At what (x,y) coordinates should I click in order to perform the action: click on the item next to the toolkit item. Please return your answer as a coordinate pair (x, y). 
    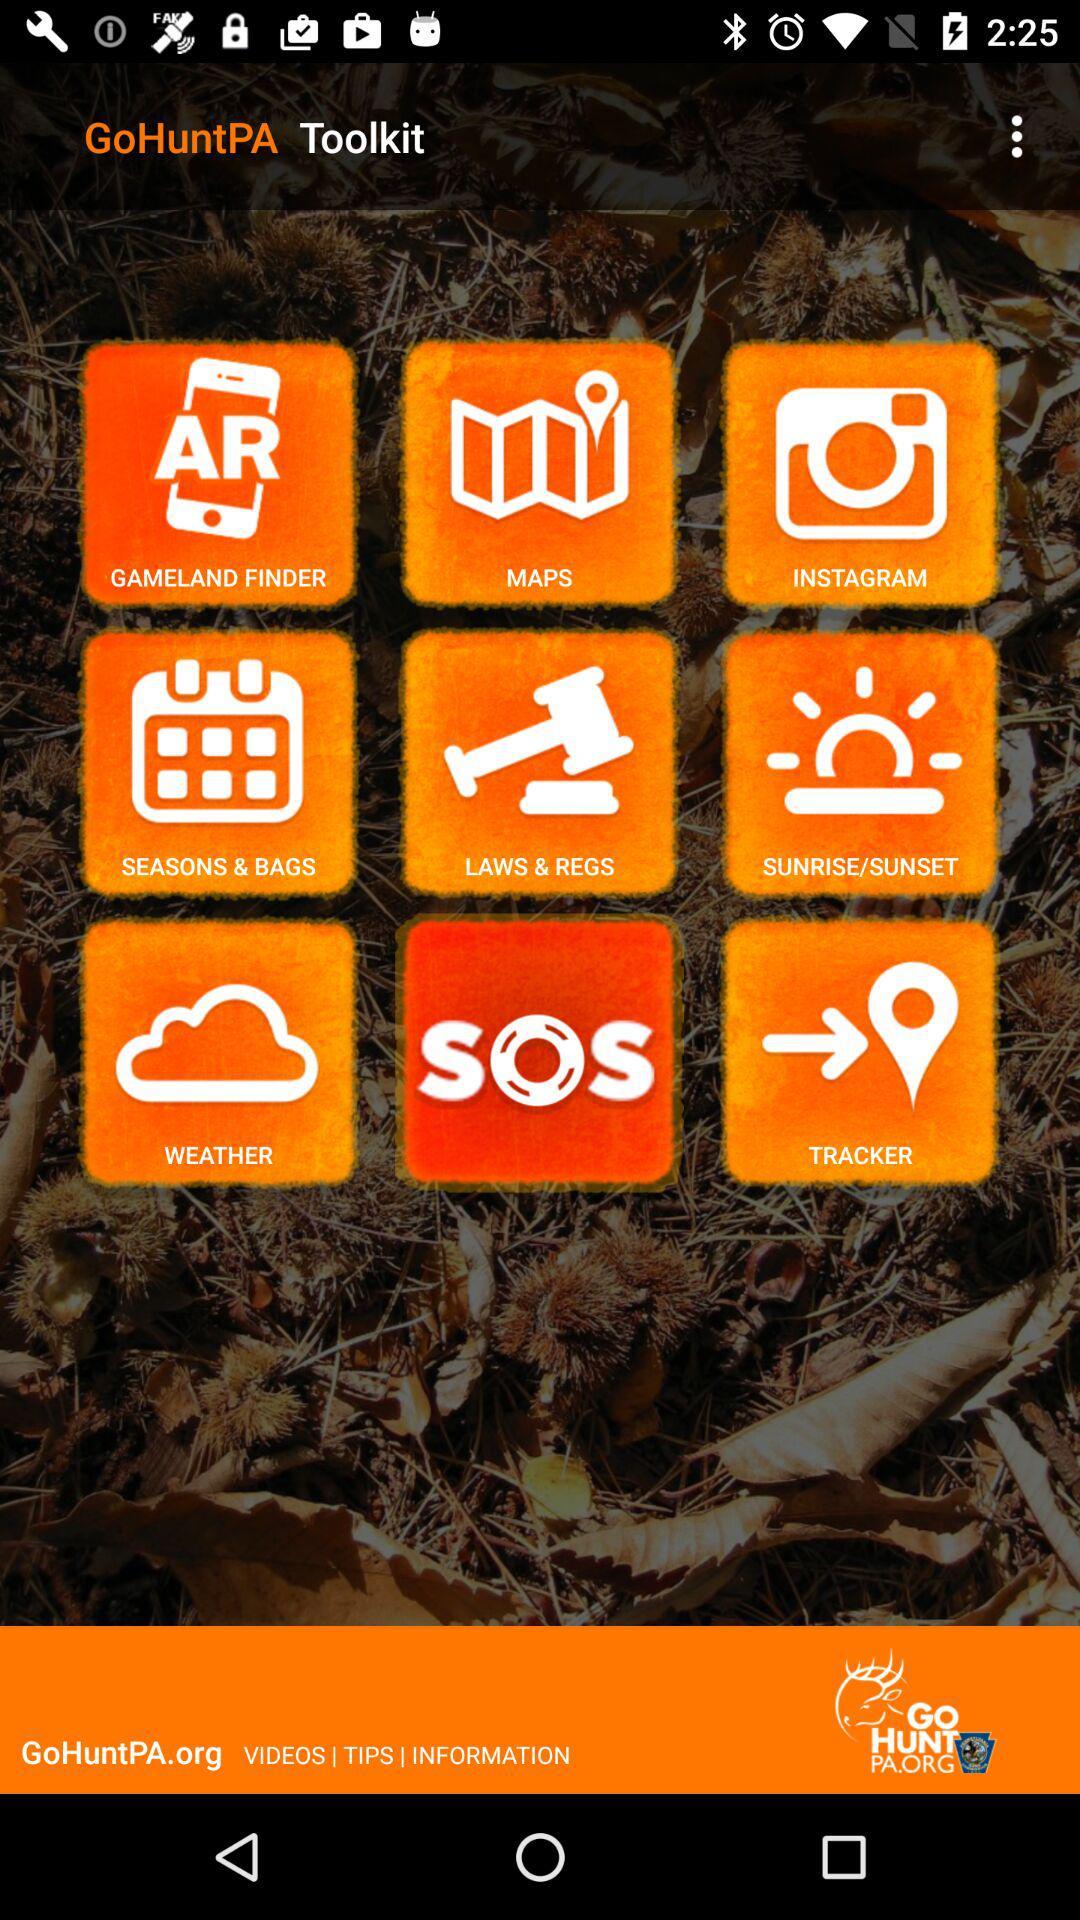
    Looking at the image, I should click on (1017, 135).